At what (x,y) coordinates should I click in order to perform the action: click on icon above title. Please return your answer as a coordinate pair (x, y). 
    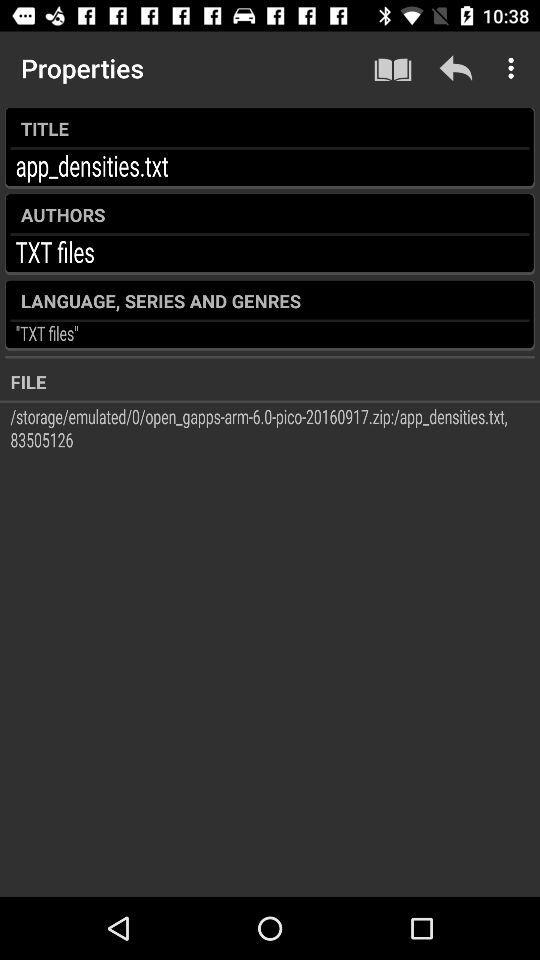
    Looking at the image, I should click on (455, 68).